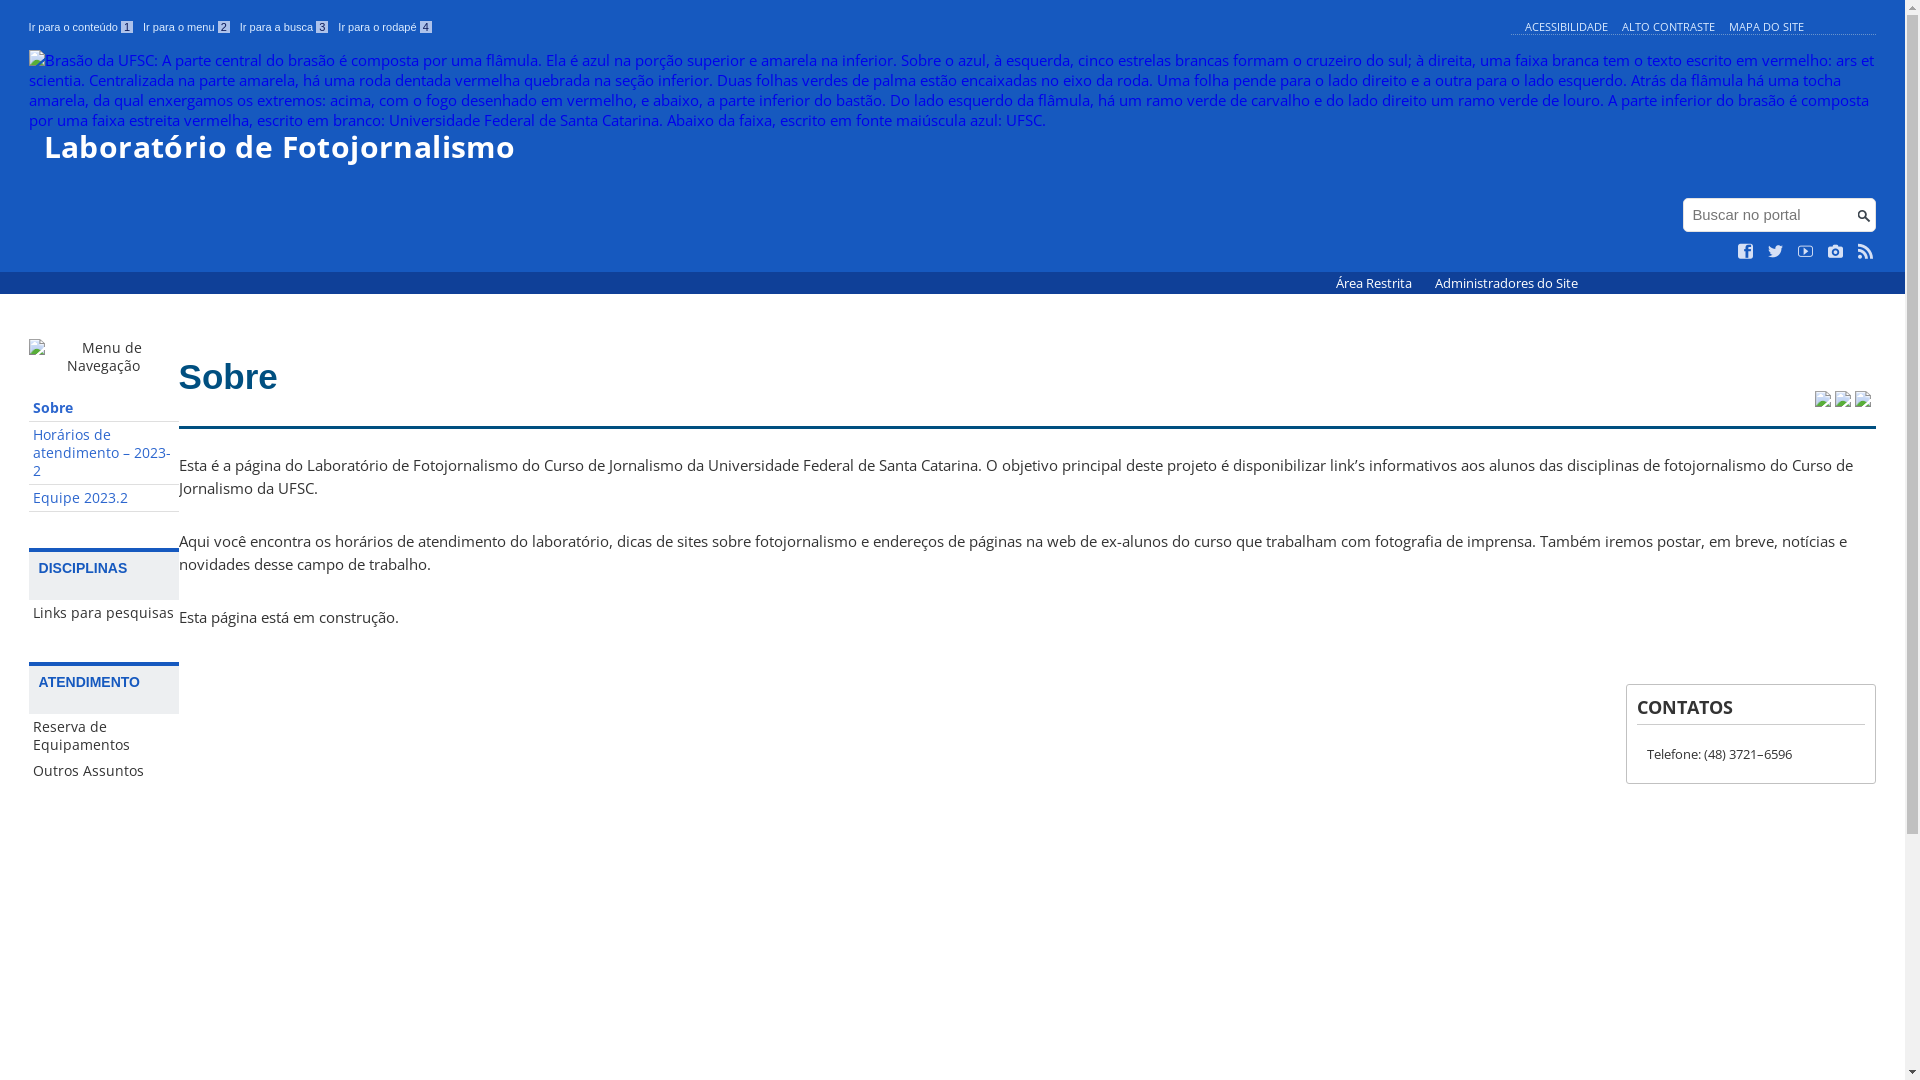  What do you see at coordinates (103, 736) in the screenshot?
I see `'Reserva de Equipamentos'` at bounding box center [103, 736].